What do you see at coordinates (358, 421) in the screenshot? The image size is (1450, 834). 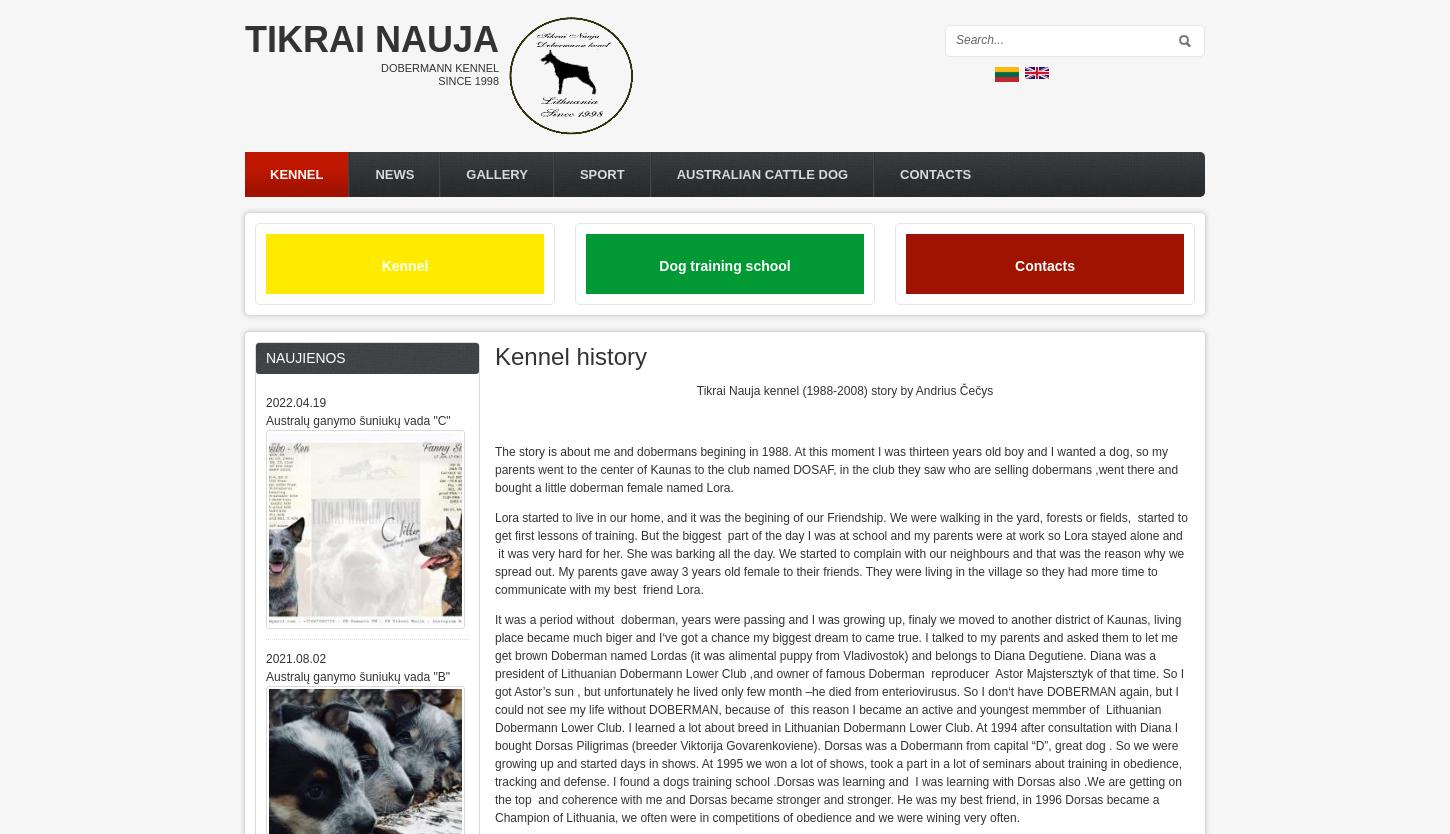 I see `'Australų ganymo šuniukų vada "C"'` at bounding box center [358, 421].